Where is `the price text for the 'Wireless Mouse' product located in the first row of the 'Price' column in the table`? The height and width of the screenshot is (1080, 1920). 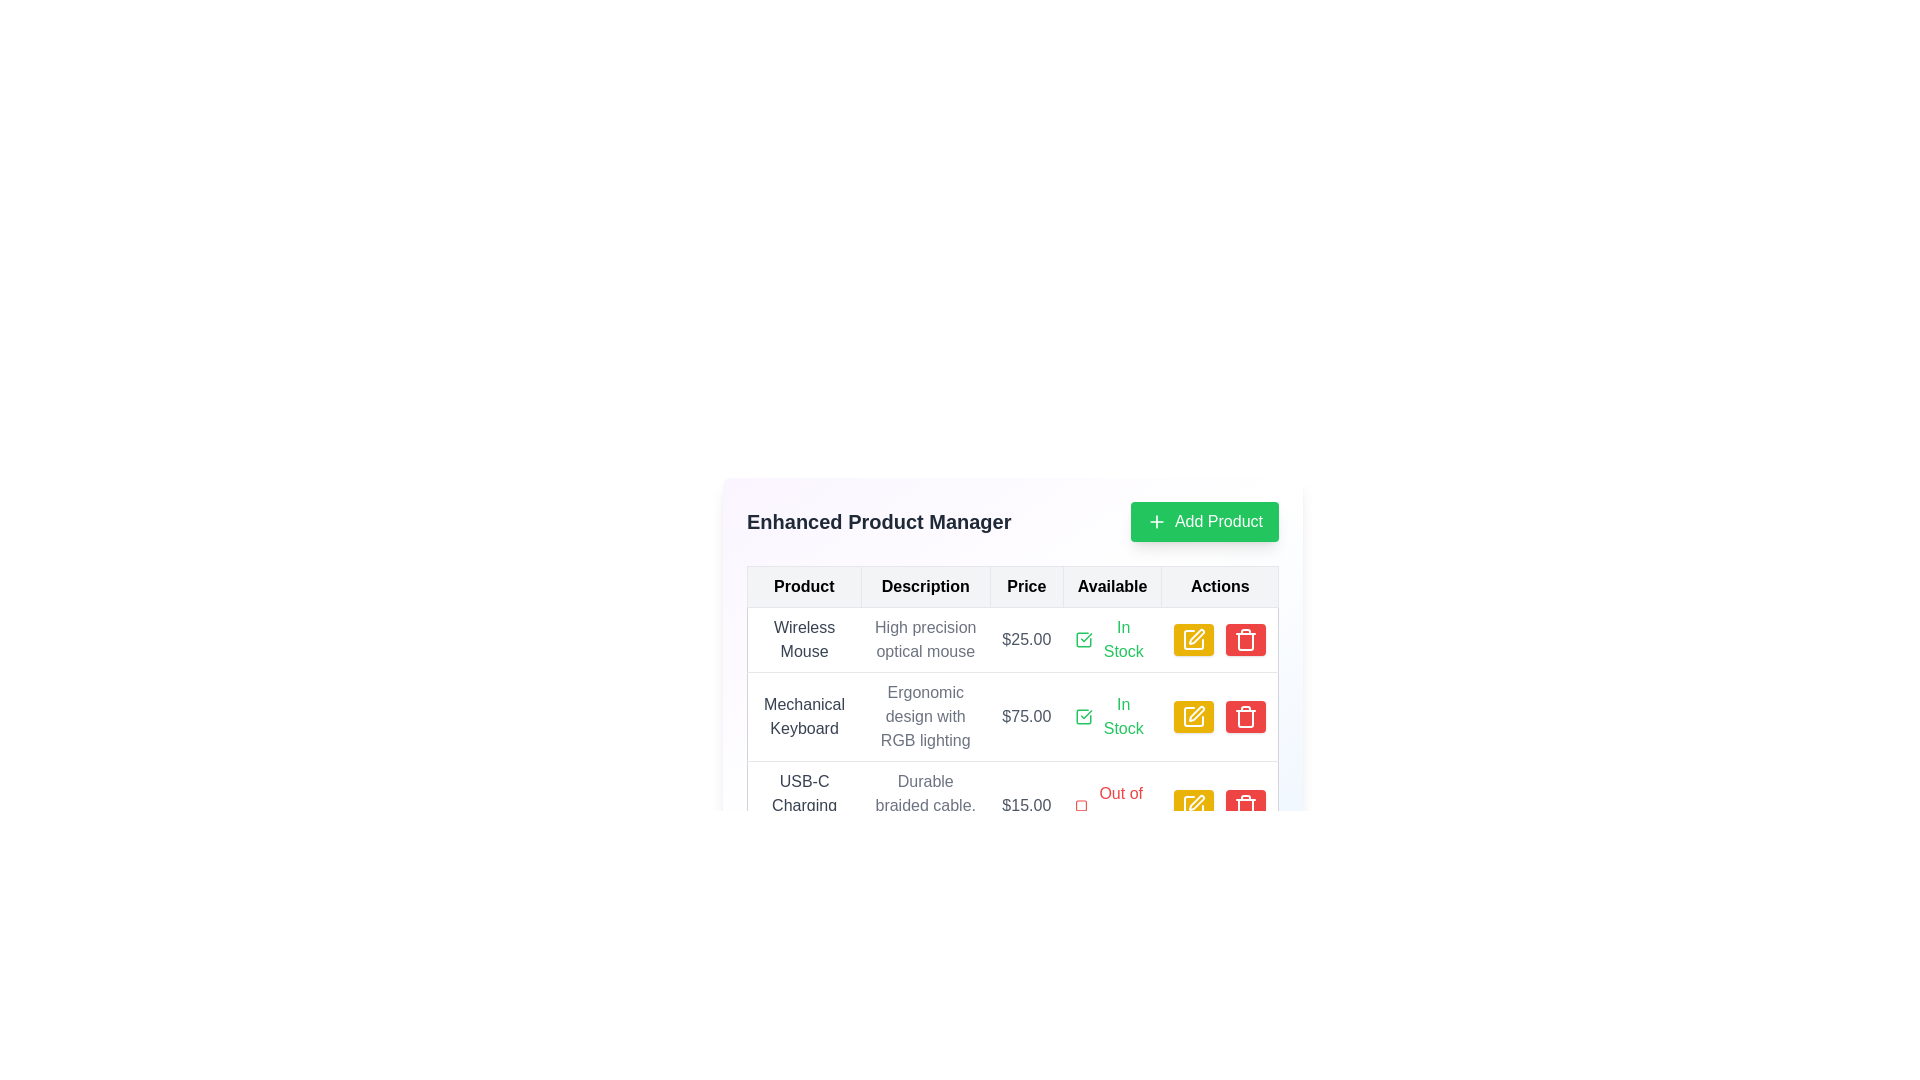
the price text for the 'Wireless Mouse' product located in the first row of the 'Price' column in the table is located at coordinates (1026, 640).